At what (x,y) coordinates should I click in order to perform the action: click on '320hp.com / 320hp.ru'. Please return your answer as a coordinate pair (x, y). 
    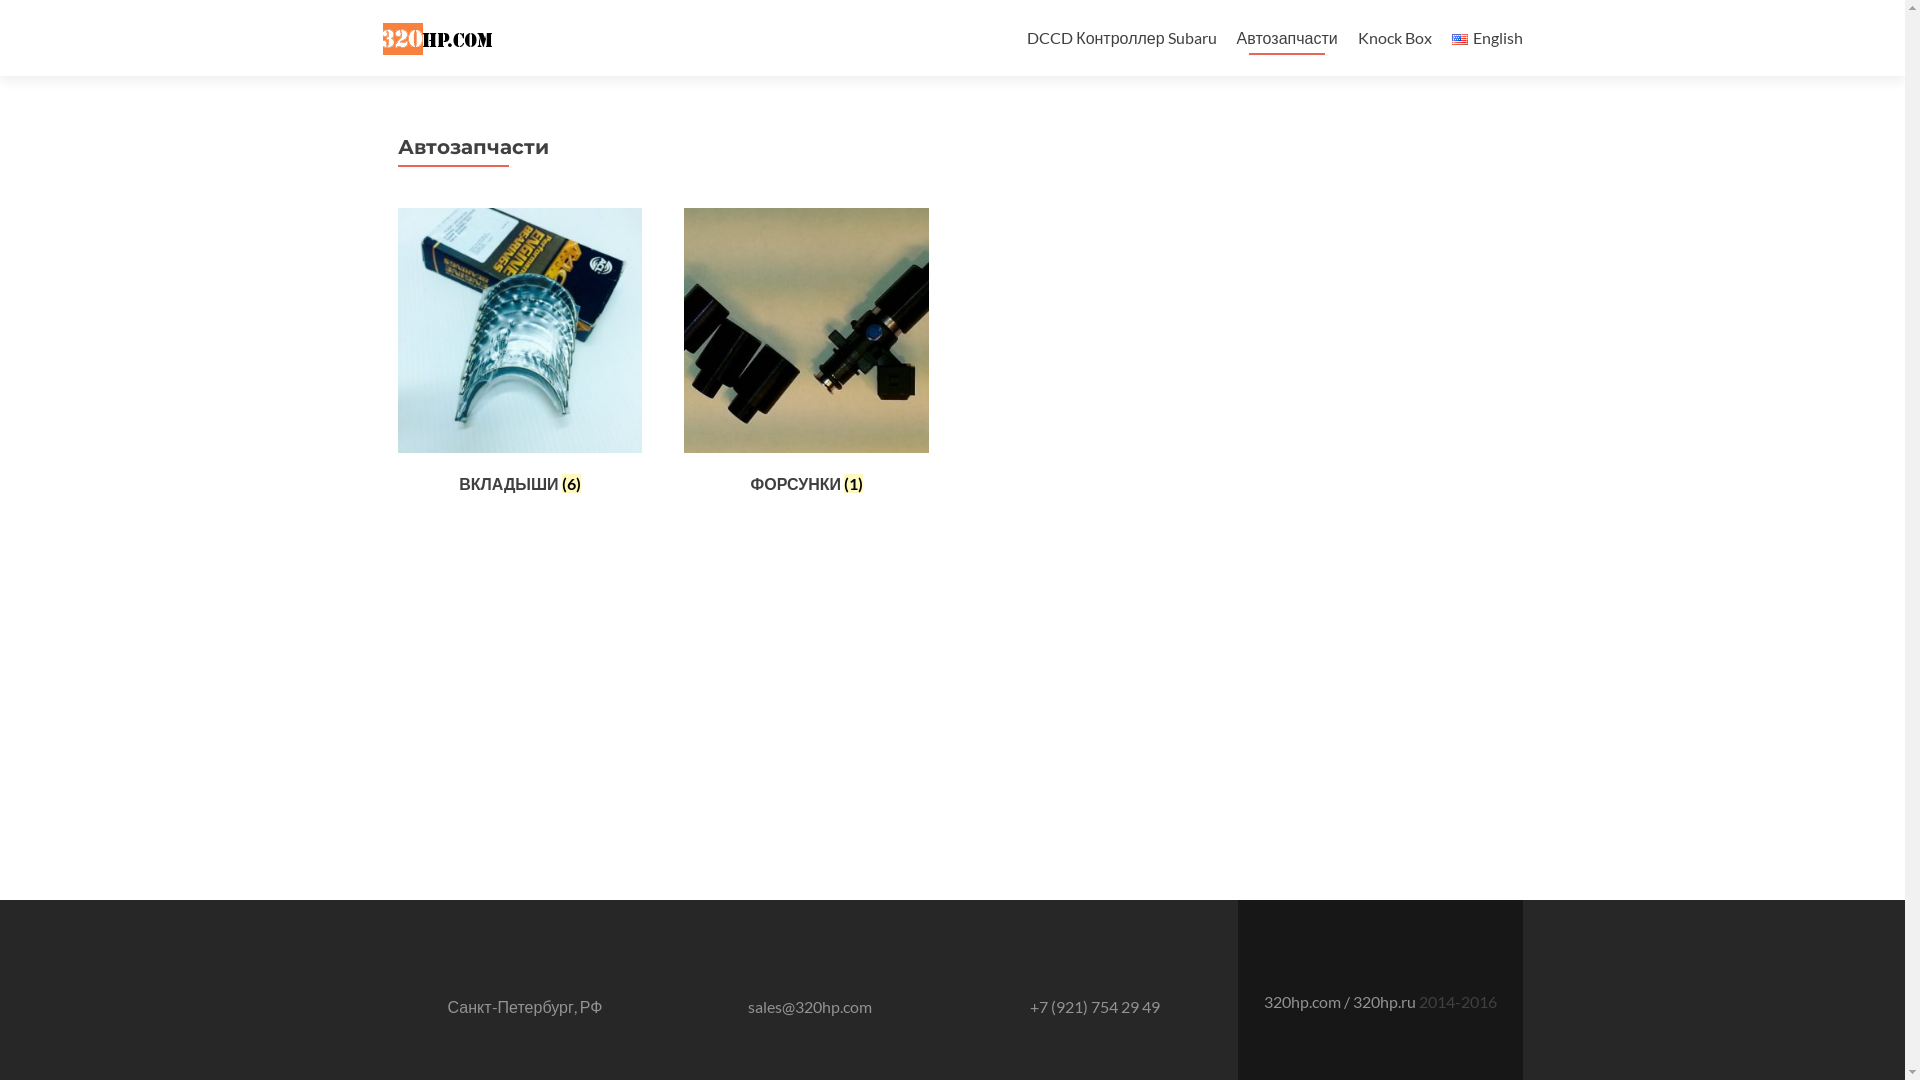
    Looking at the image, I should click on (1341, 1001).